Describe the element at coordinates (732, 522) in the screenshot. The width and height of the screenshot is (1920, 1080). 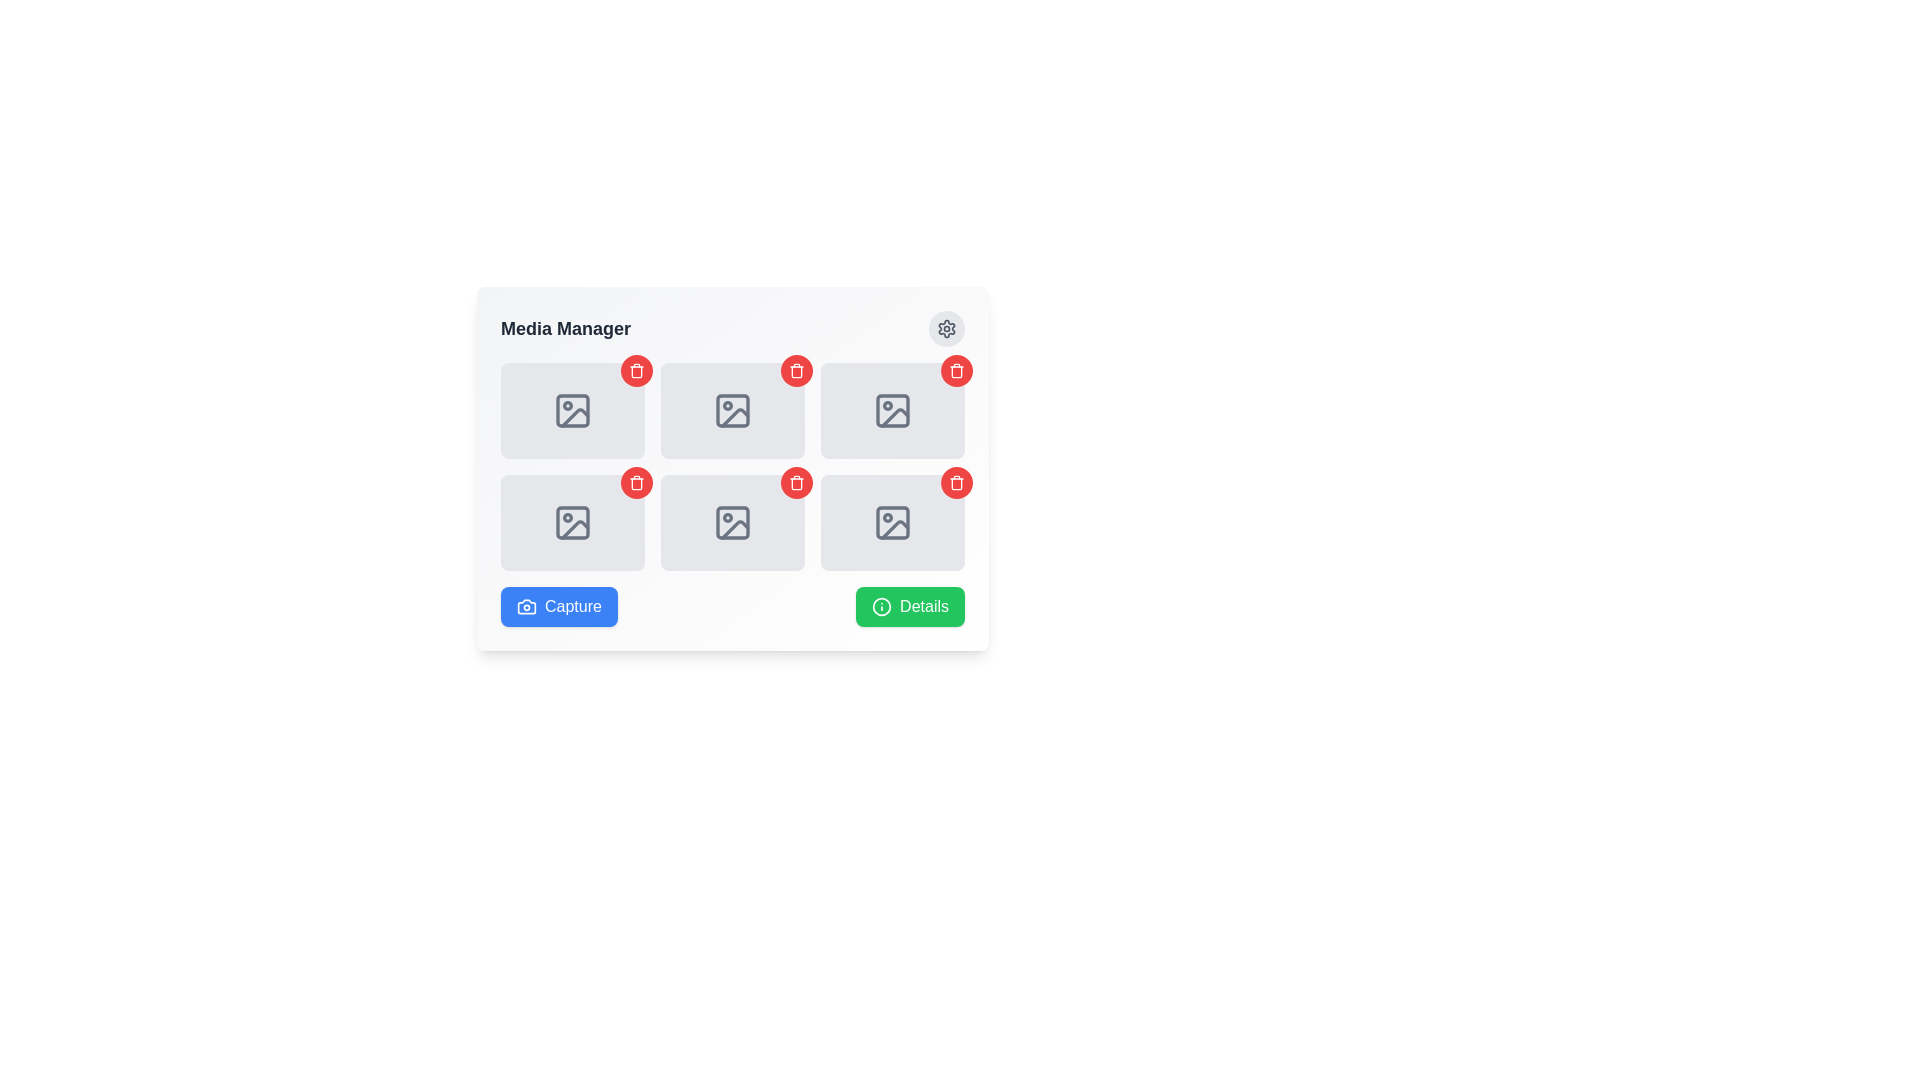
I see `the media icon located in the bottom-left item of the 2x3 grid layout, which is adjacent` at that location.